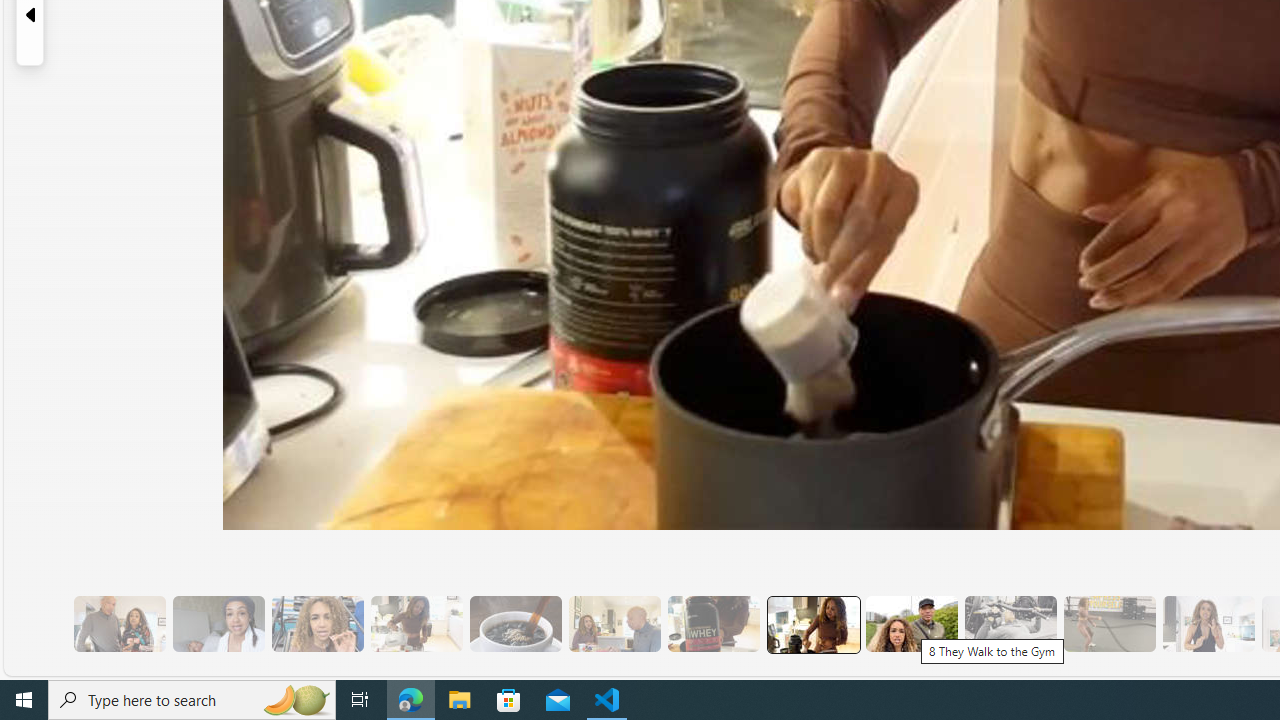  Describe the element at coordinates (1010, 623) in the screenshot. I see `'9 They Do Bench Exercises'` at that location.